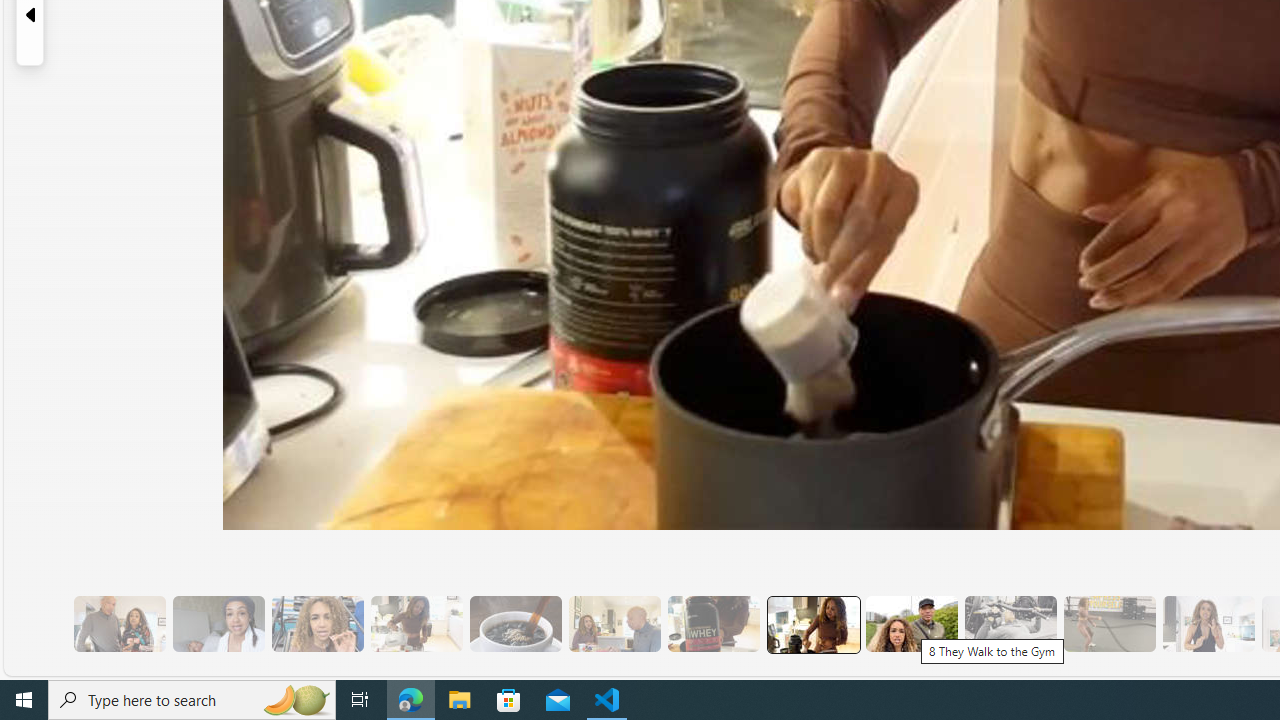  Describe the element at coordinates (1010, 623) in the screenshot. I see `'9 They Do Bench Exercises'` at that location.